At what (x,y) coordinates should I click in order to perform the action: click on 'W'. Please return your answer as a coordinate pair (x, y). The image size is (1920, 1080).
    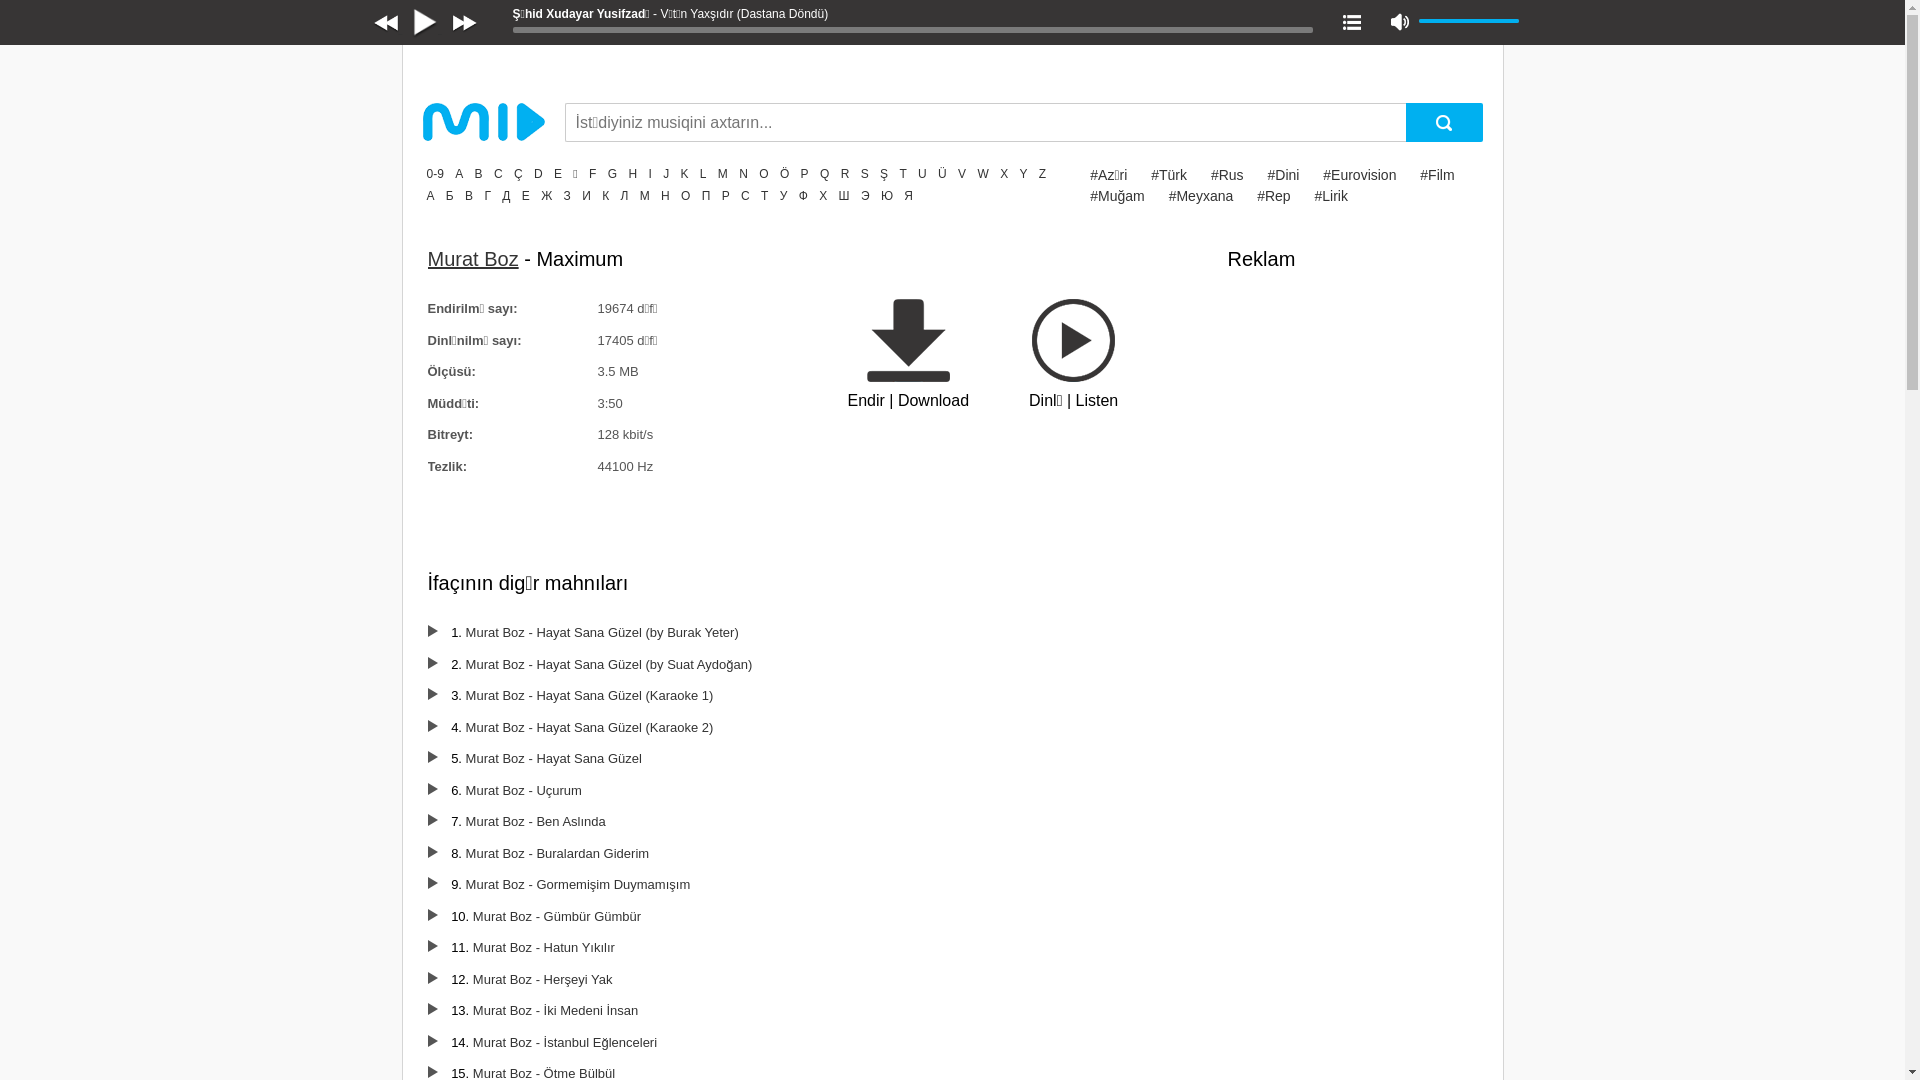
    Looking at the image, I should click on (982, 172).